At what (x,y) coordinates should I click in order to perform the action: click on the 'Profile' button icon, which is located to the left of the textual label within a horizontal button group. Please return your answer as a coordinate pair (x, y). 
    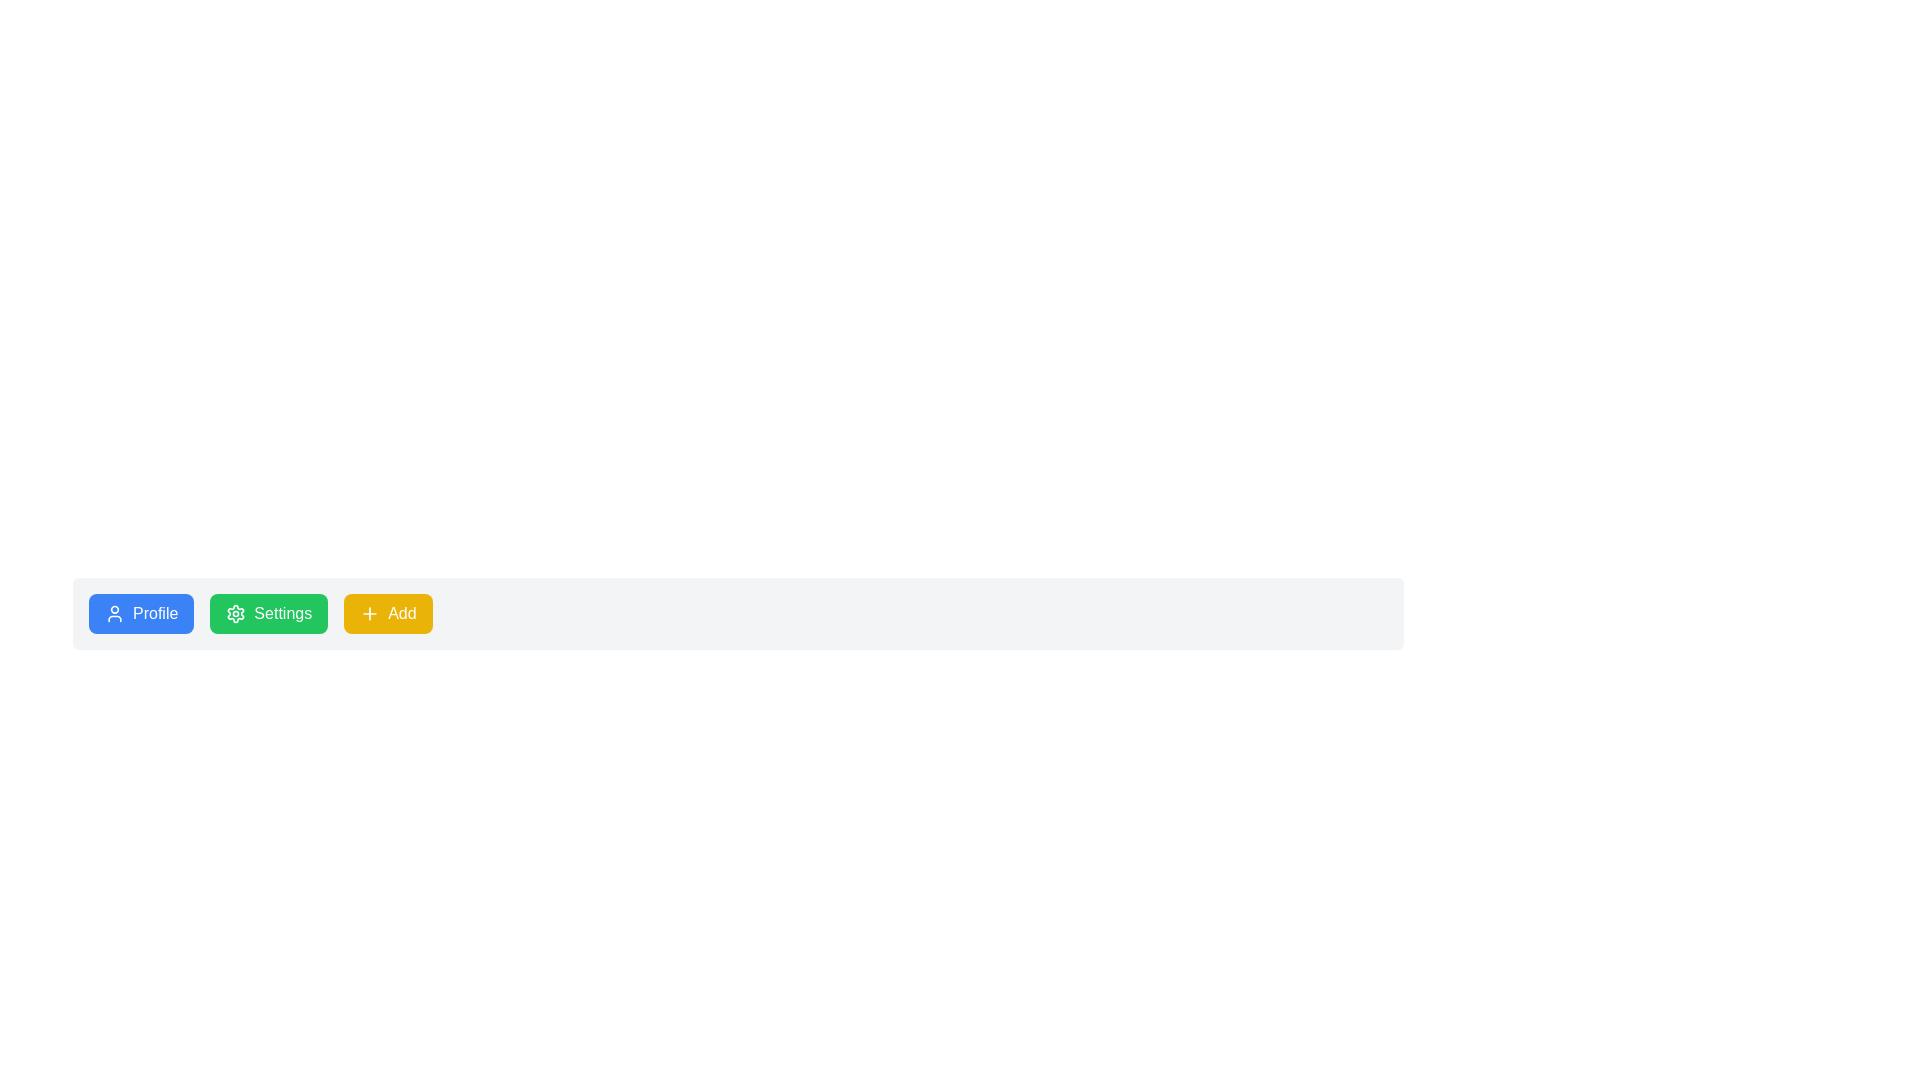
    Looking at the image, I should click on (114, 612).